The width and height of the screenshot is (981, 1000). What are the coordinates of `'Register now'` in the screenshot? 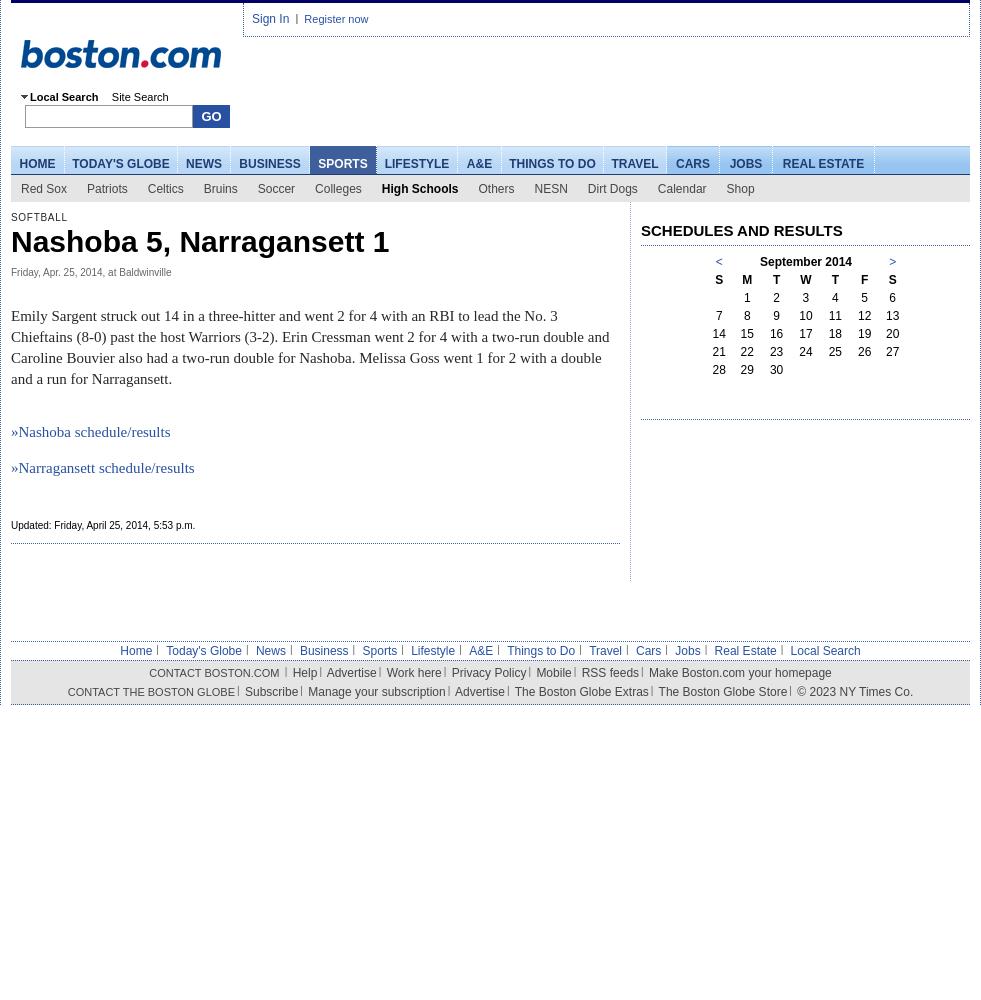 It's located at (334, 19).